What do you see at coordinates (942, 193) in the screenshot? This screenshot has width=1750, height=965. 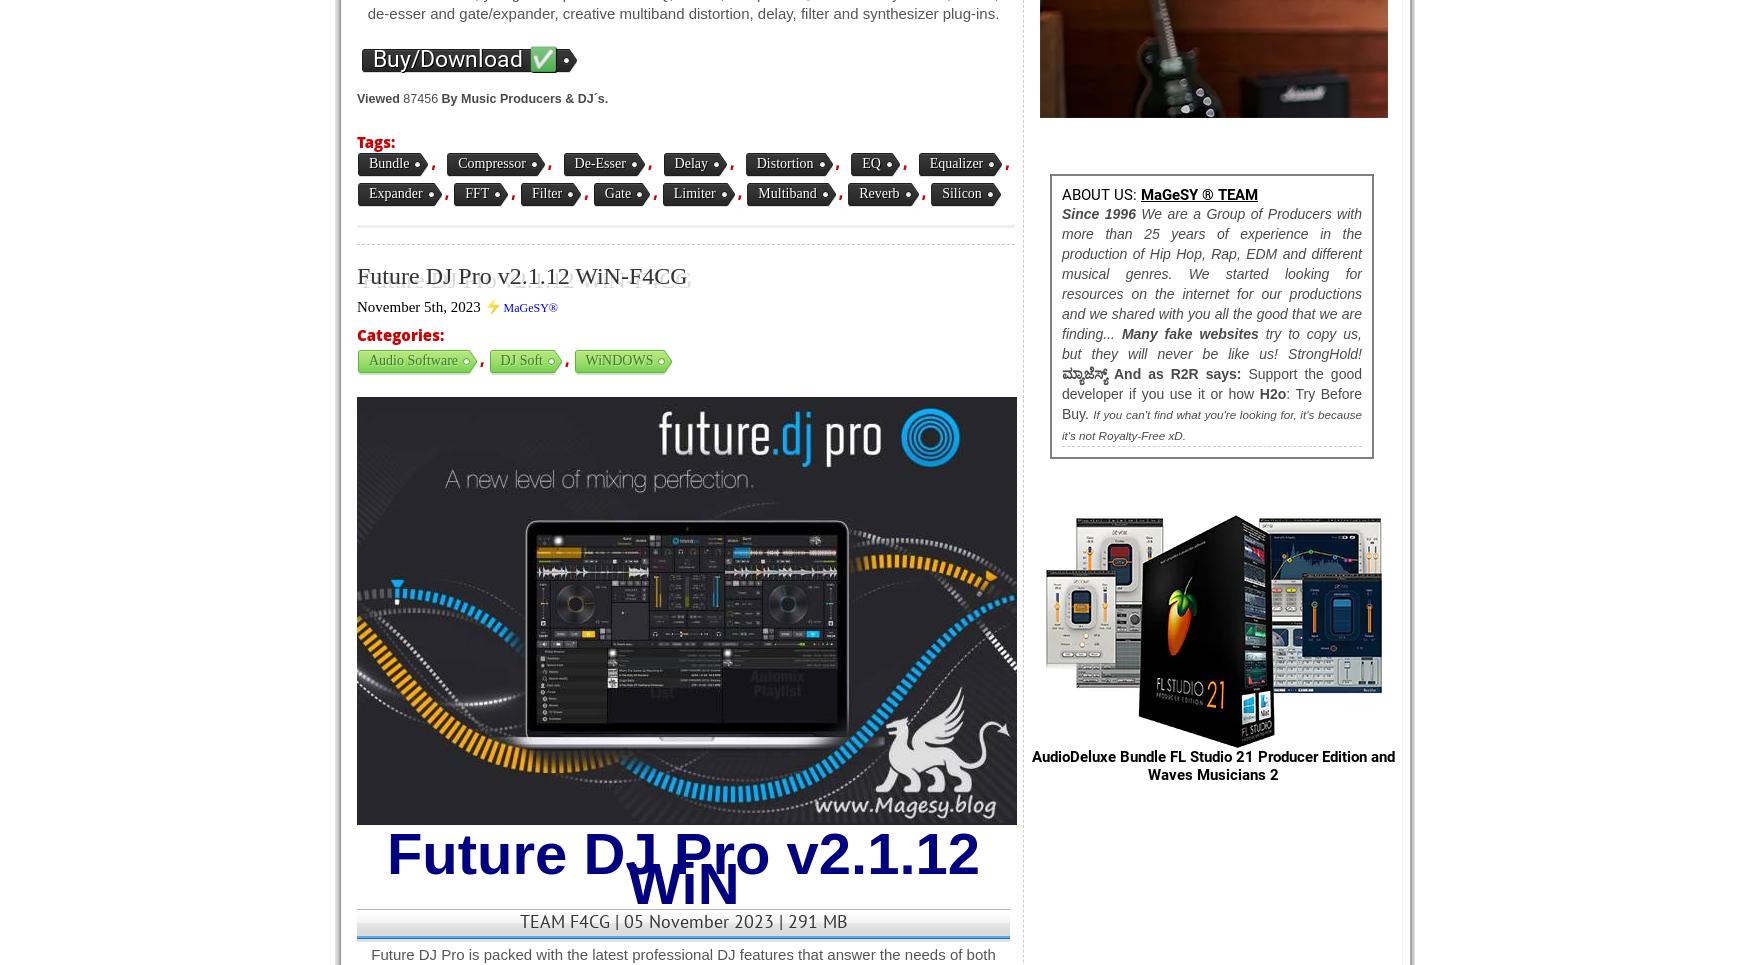 I see `'Silicon'` at bounding box center [942, 193].